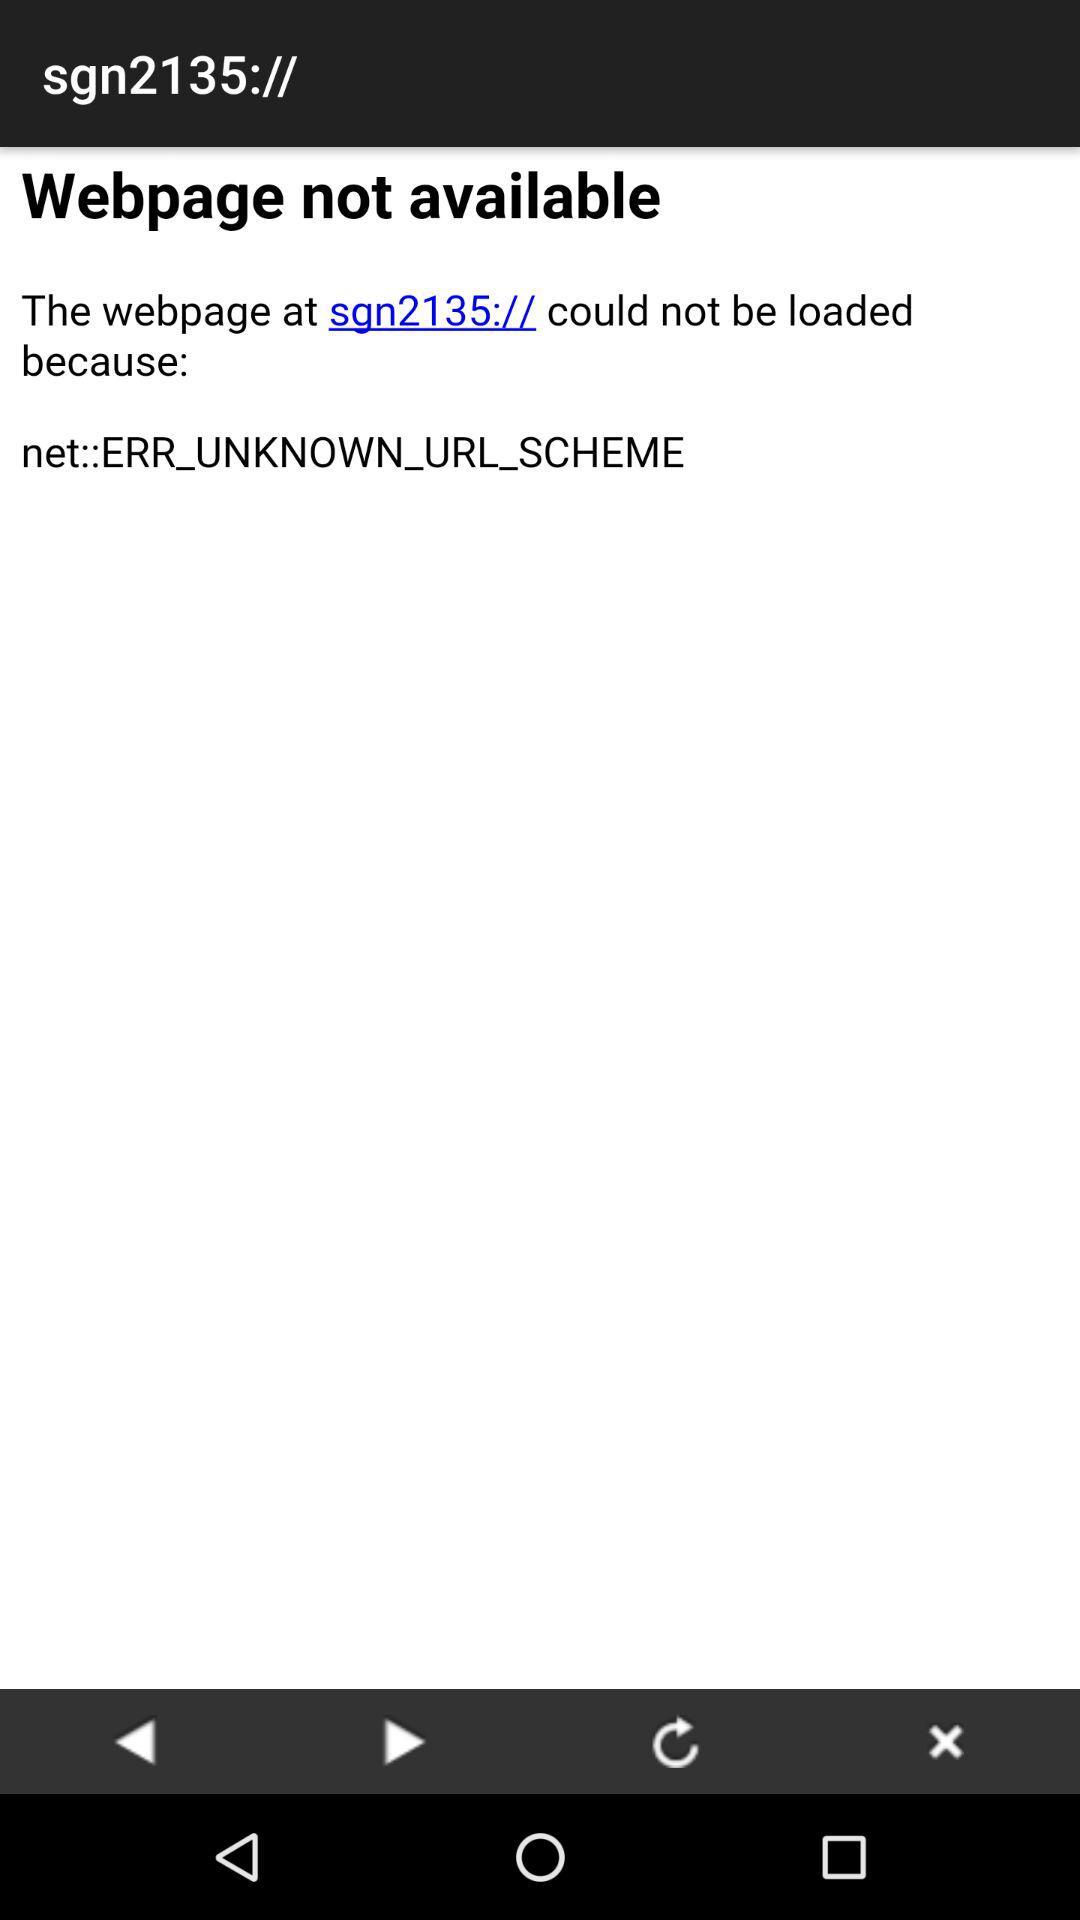  I want to click on page, so click(135, 1740).